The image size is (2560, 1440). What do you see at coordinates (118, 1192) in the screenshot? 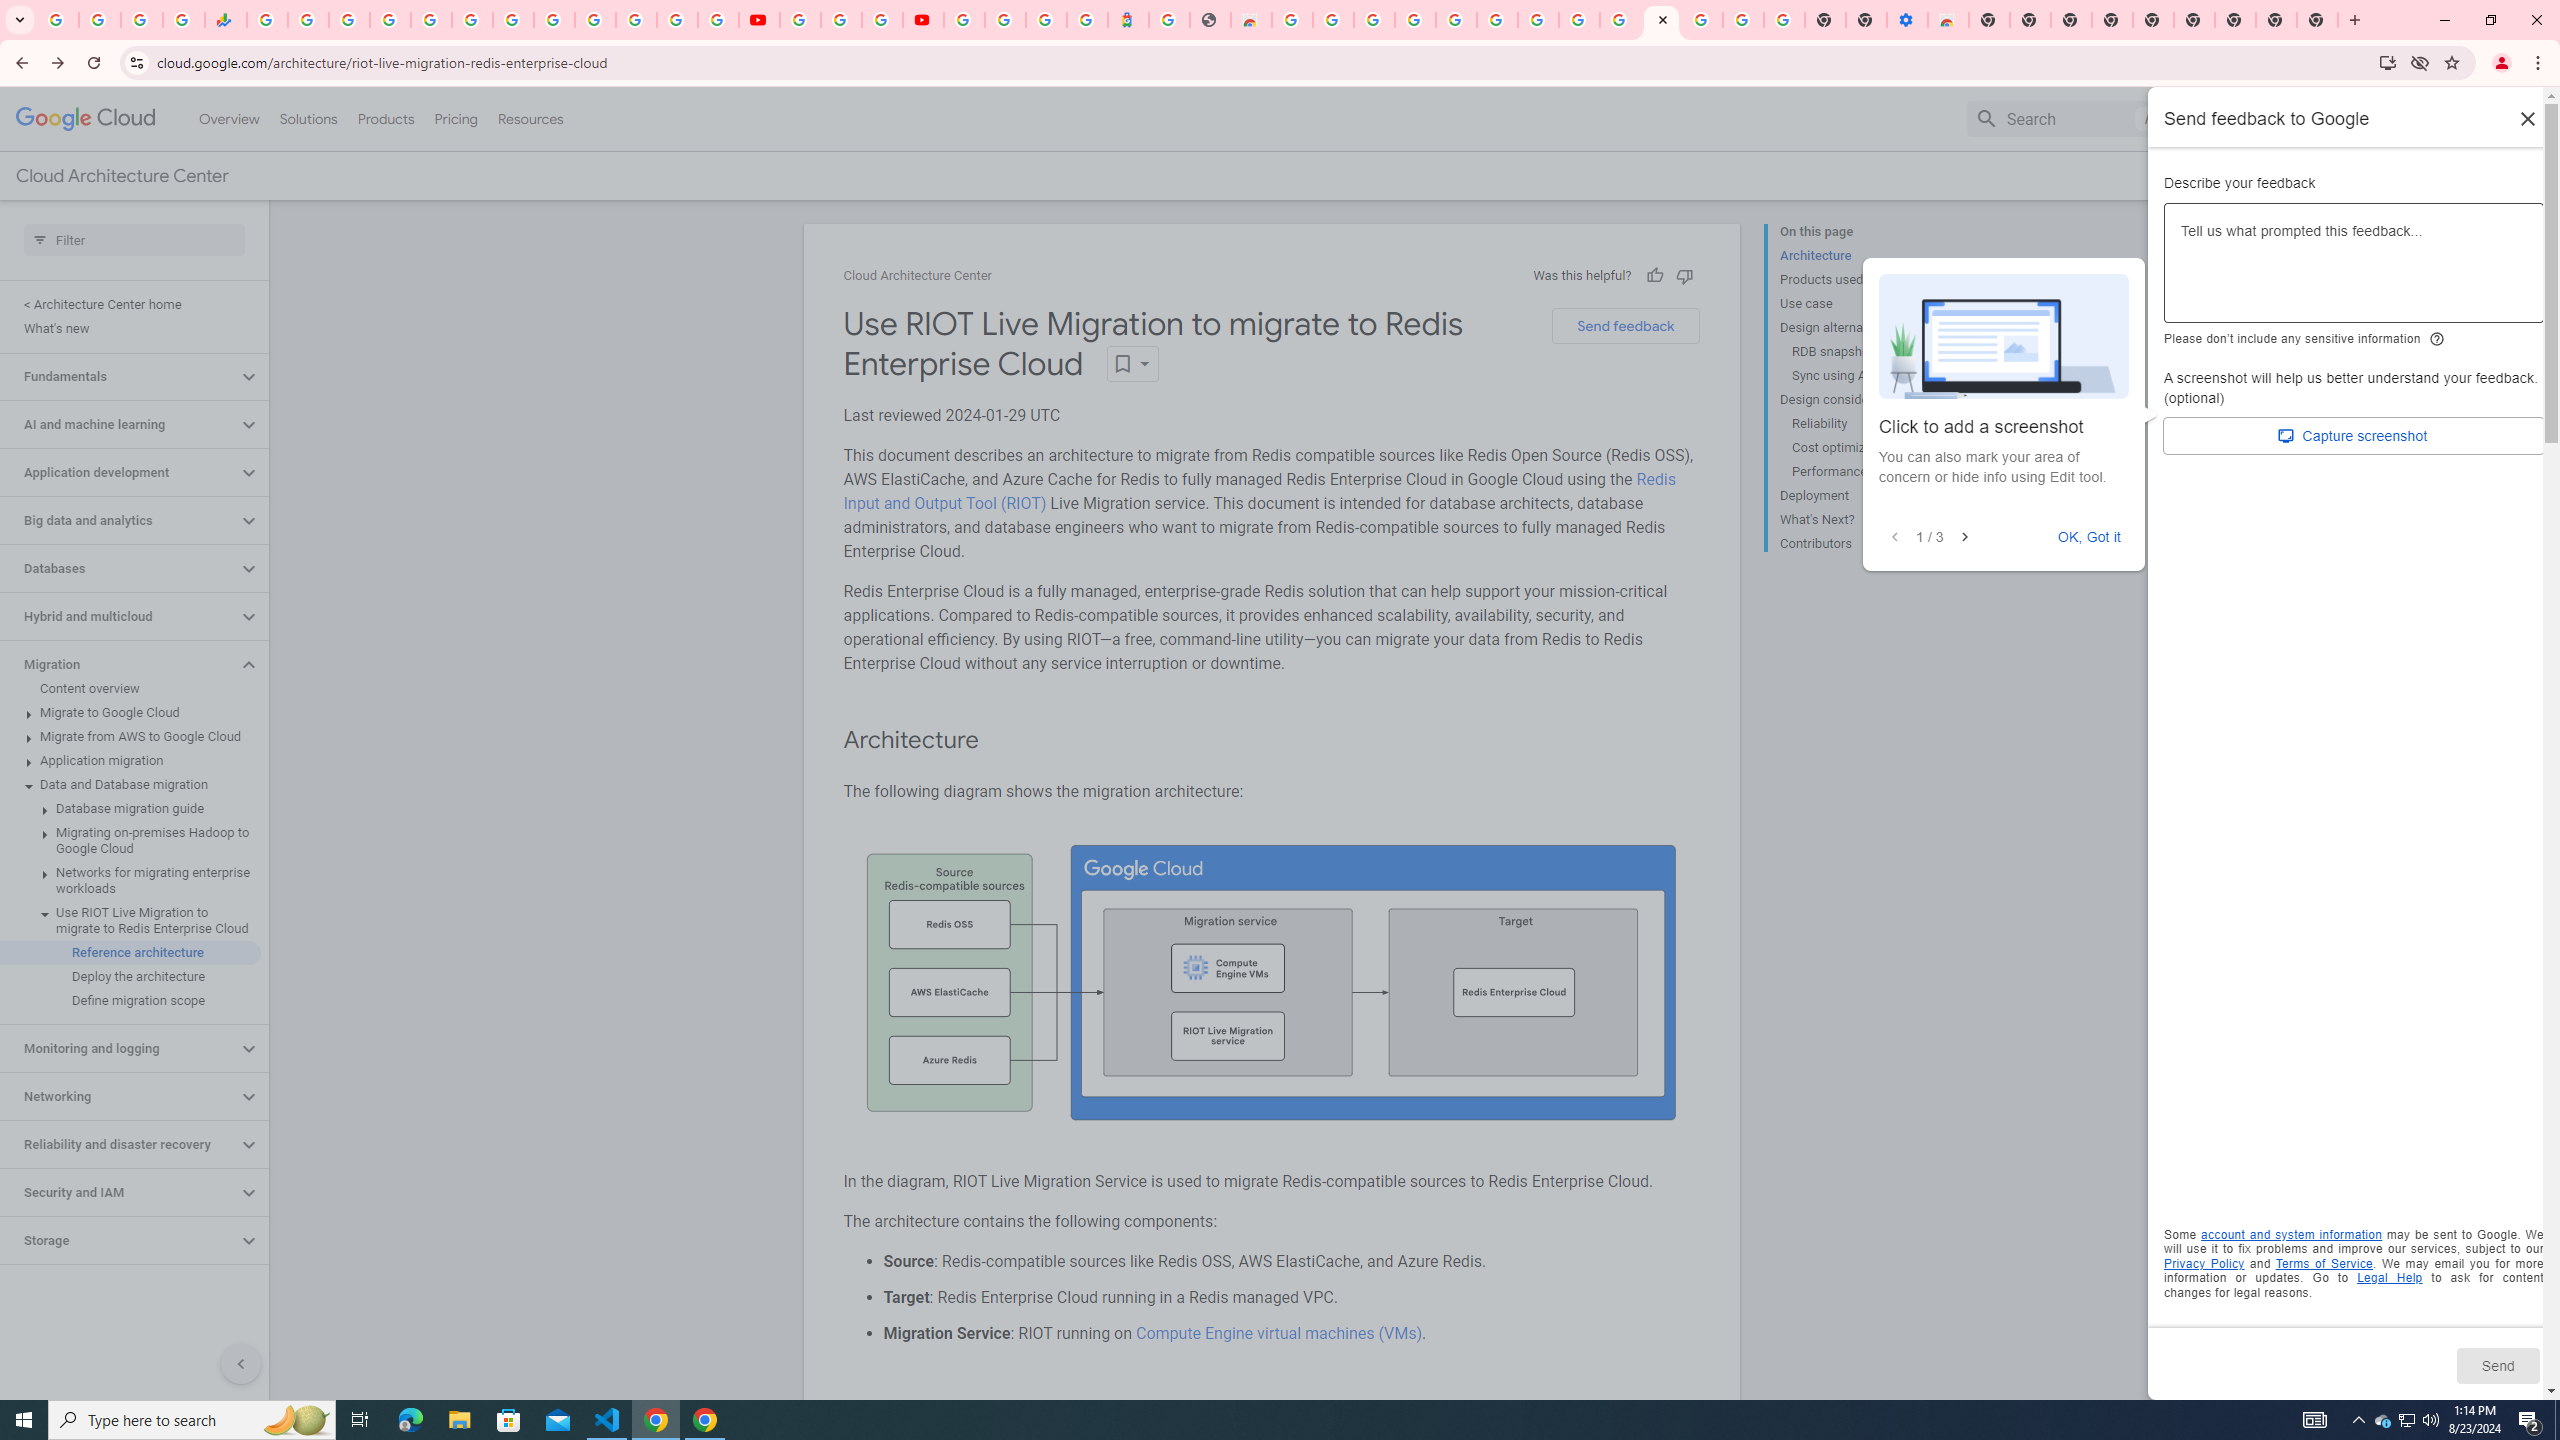
I see `'Security and IAM'` at bounding box center [118, 1192].